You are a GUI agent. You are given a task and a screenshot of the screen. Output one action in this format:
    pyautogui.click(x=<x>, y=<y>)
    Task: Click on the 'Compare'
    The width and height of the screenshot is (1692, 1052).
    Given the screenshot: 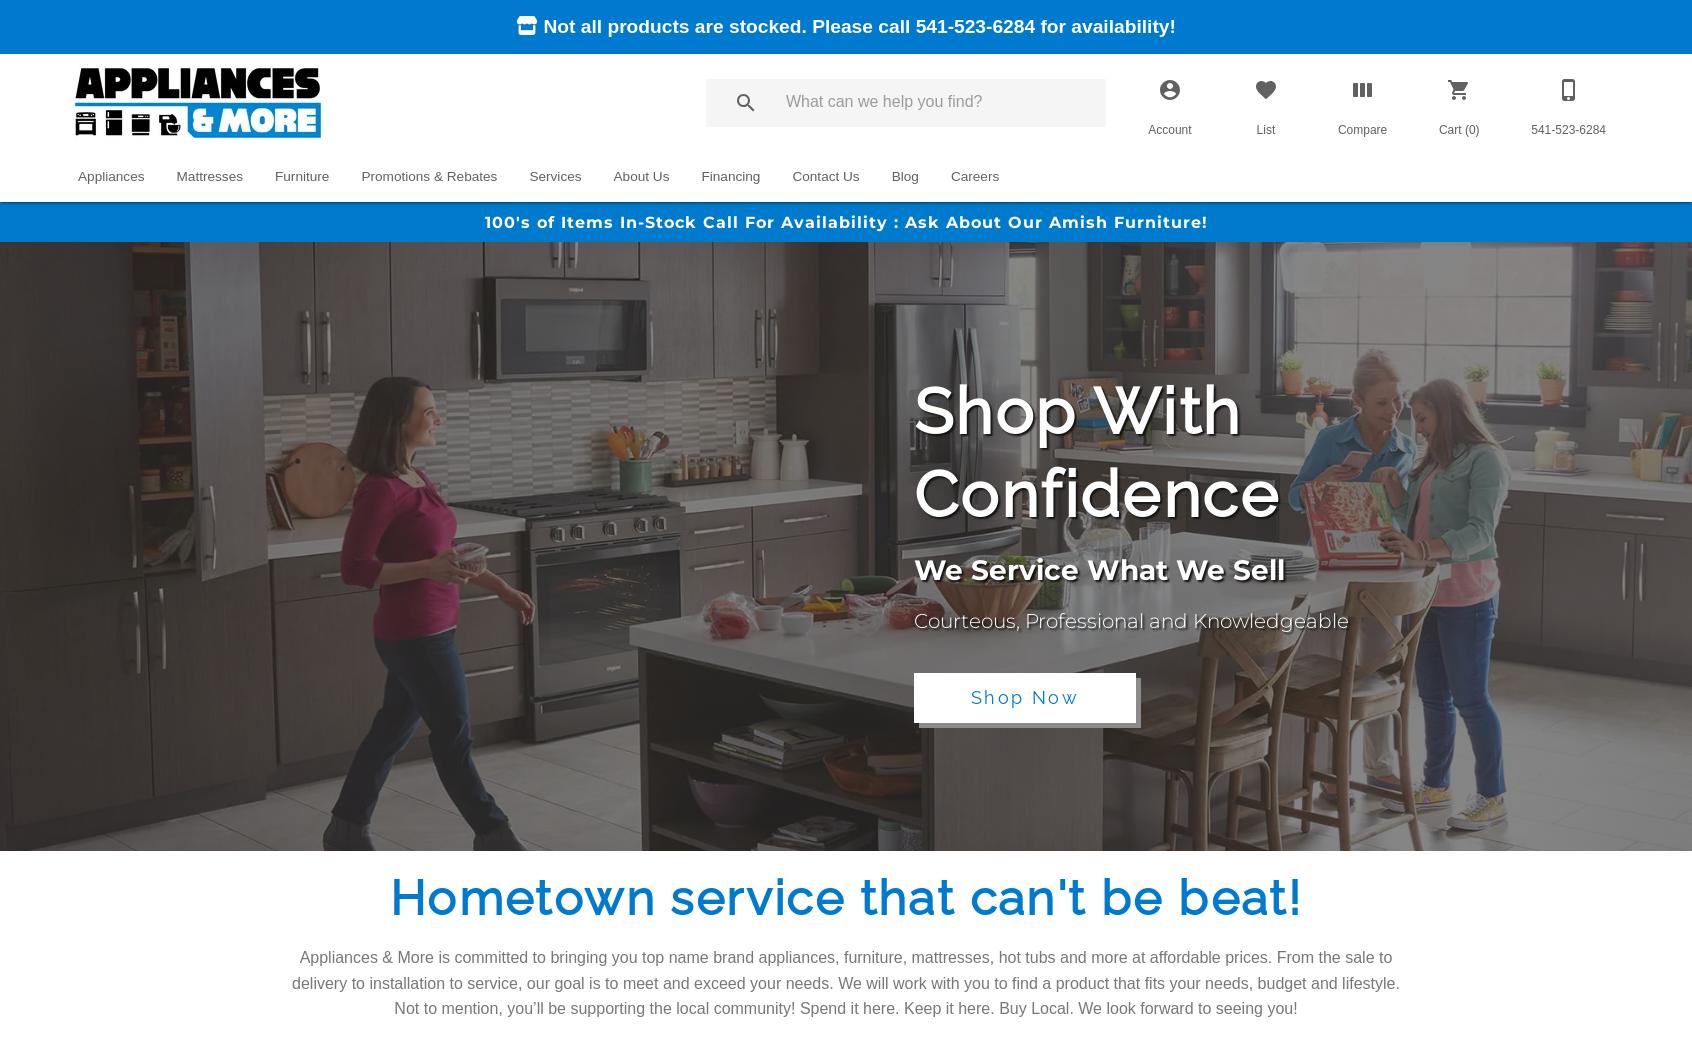 What is the action you would take?
    pyautogui.click(x=1362, y=130)
    